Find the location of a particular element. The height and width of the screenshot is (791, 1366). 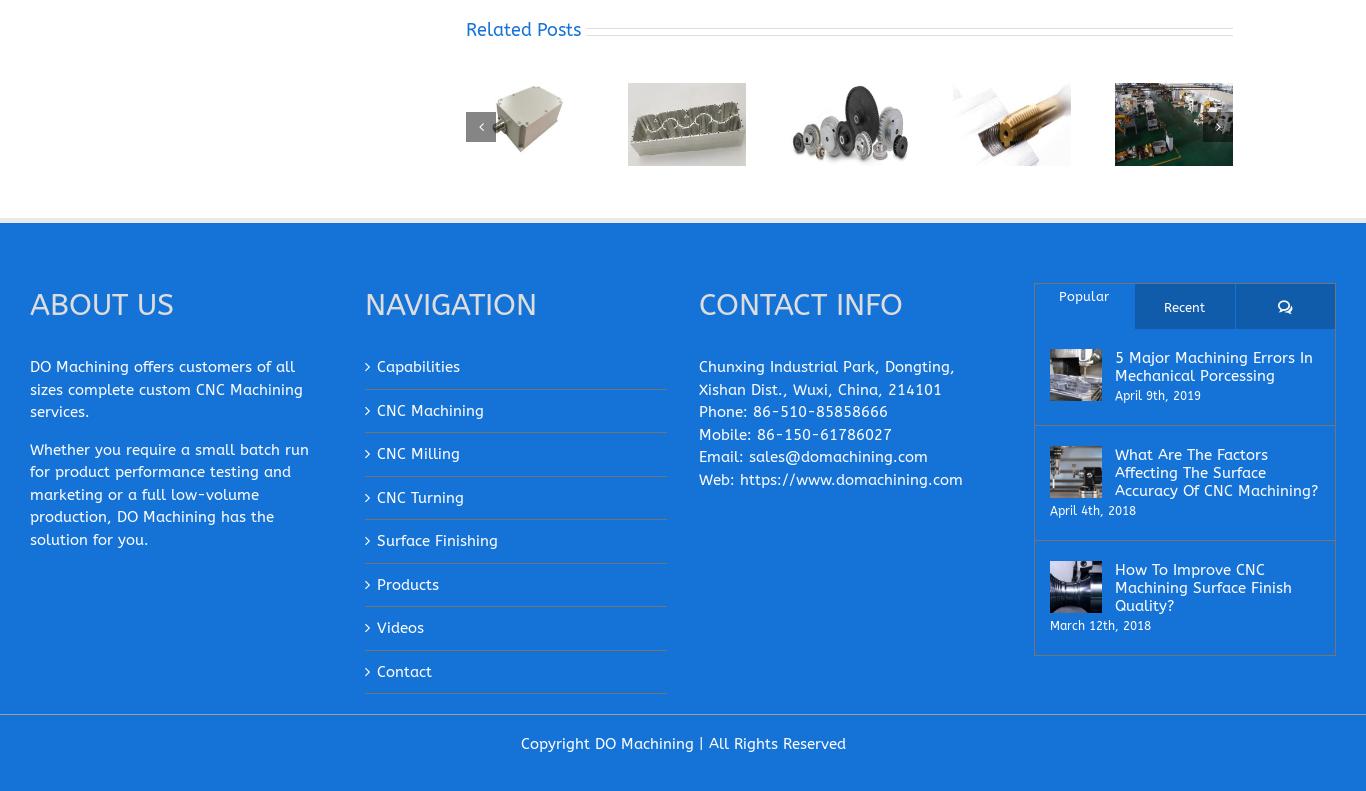

'Popular' is located at coordinates (1083, 298).